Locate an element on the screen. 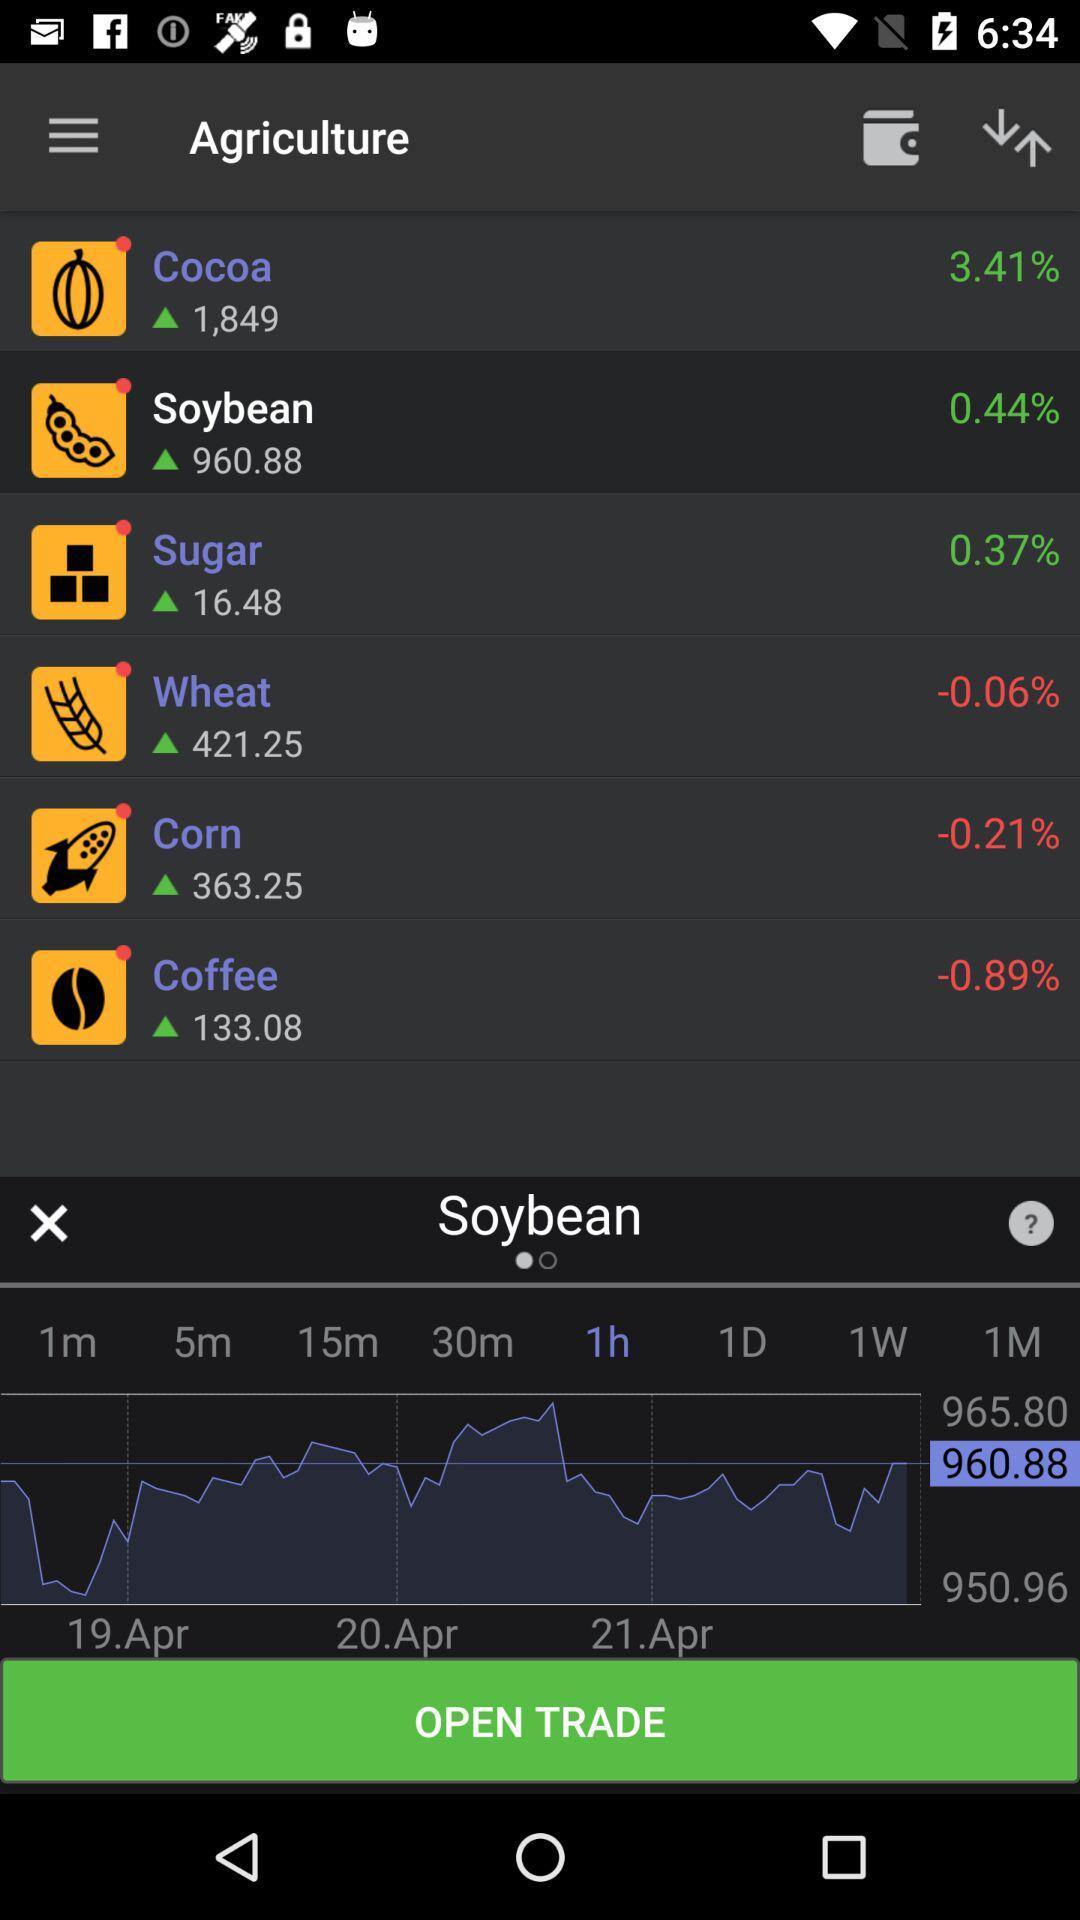  icon next to soybean item is located at coordinates (47, 1222).